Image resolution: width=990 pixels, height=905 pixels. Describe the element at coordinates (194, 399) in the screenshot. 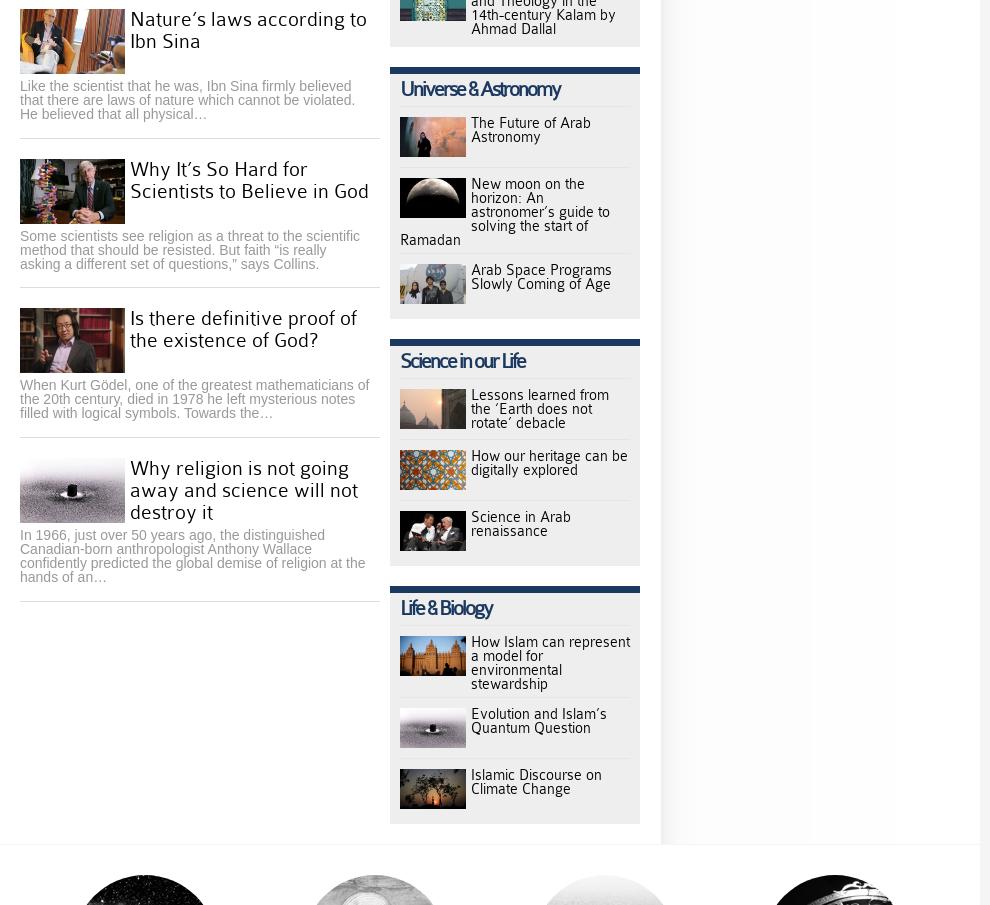

I see `'When Kurt Gödel, one of the greatest mathematicians of the 20th century, died in 1978 he left mysterious notes filled with logical symbols. Towards the…'` at that location.